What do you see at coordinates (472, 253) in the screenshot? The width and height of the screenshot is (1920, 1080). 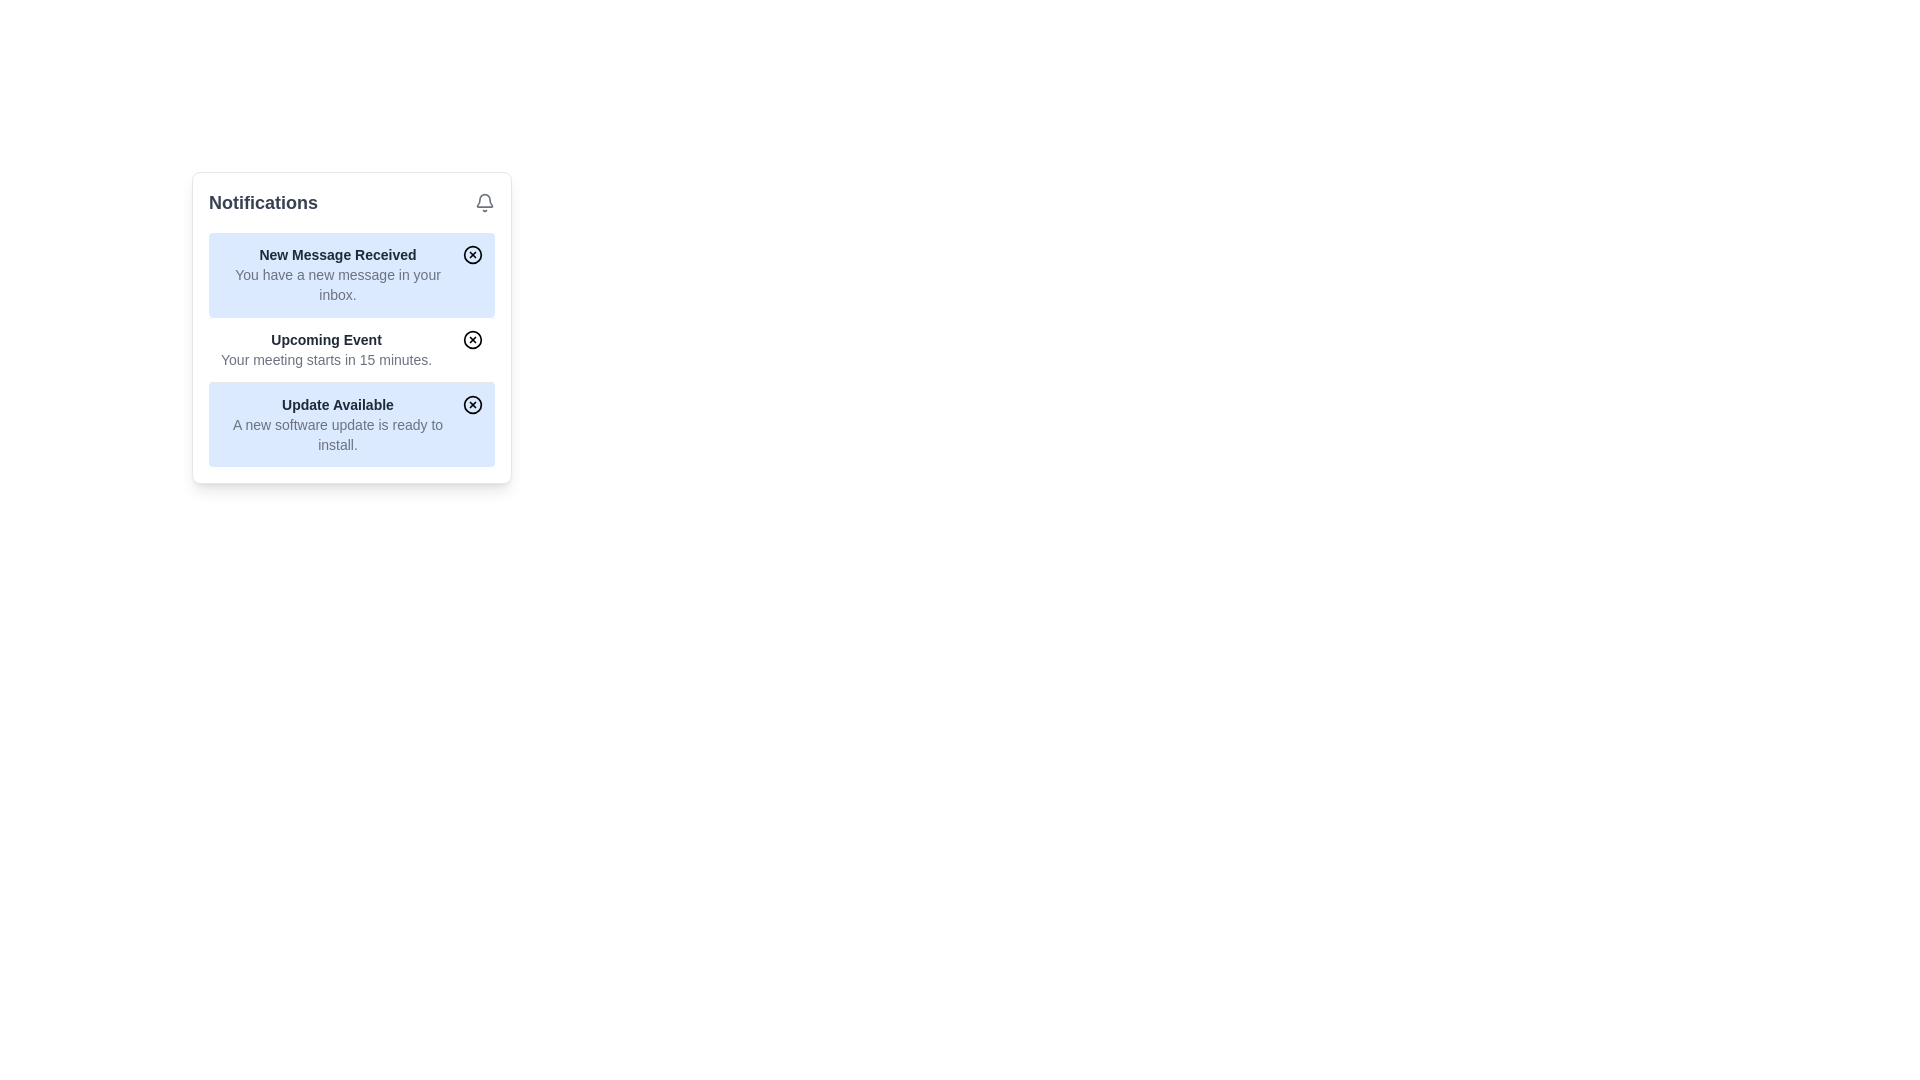 I see `the circular interactive button with a light blue background and an 'X' icon in the center, located at the top-right corner of the 'New Message Received' notification card` at bounding box center [472, 253].